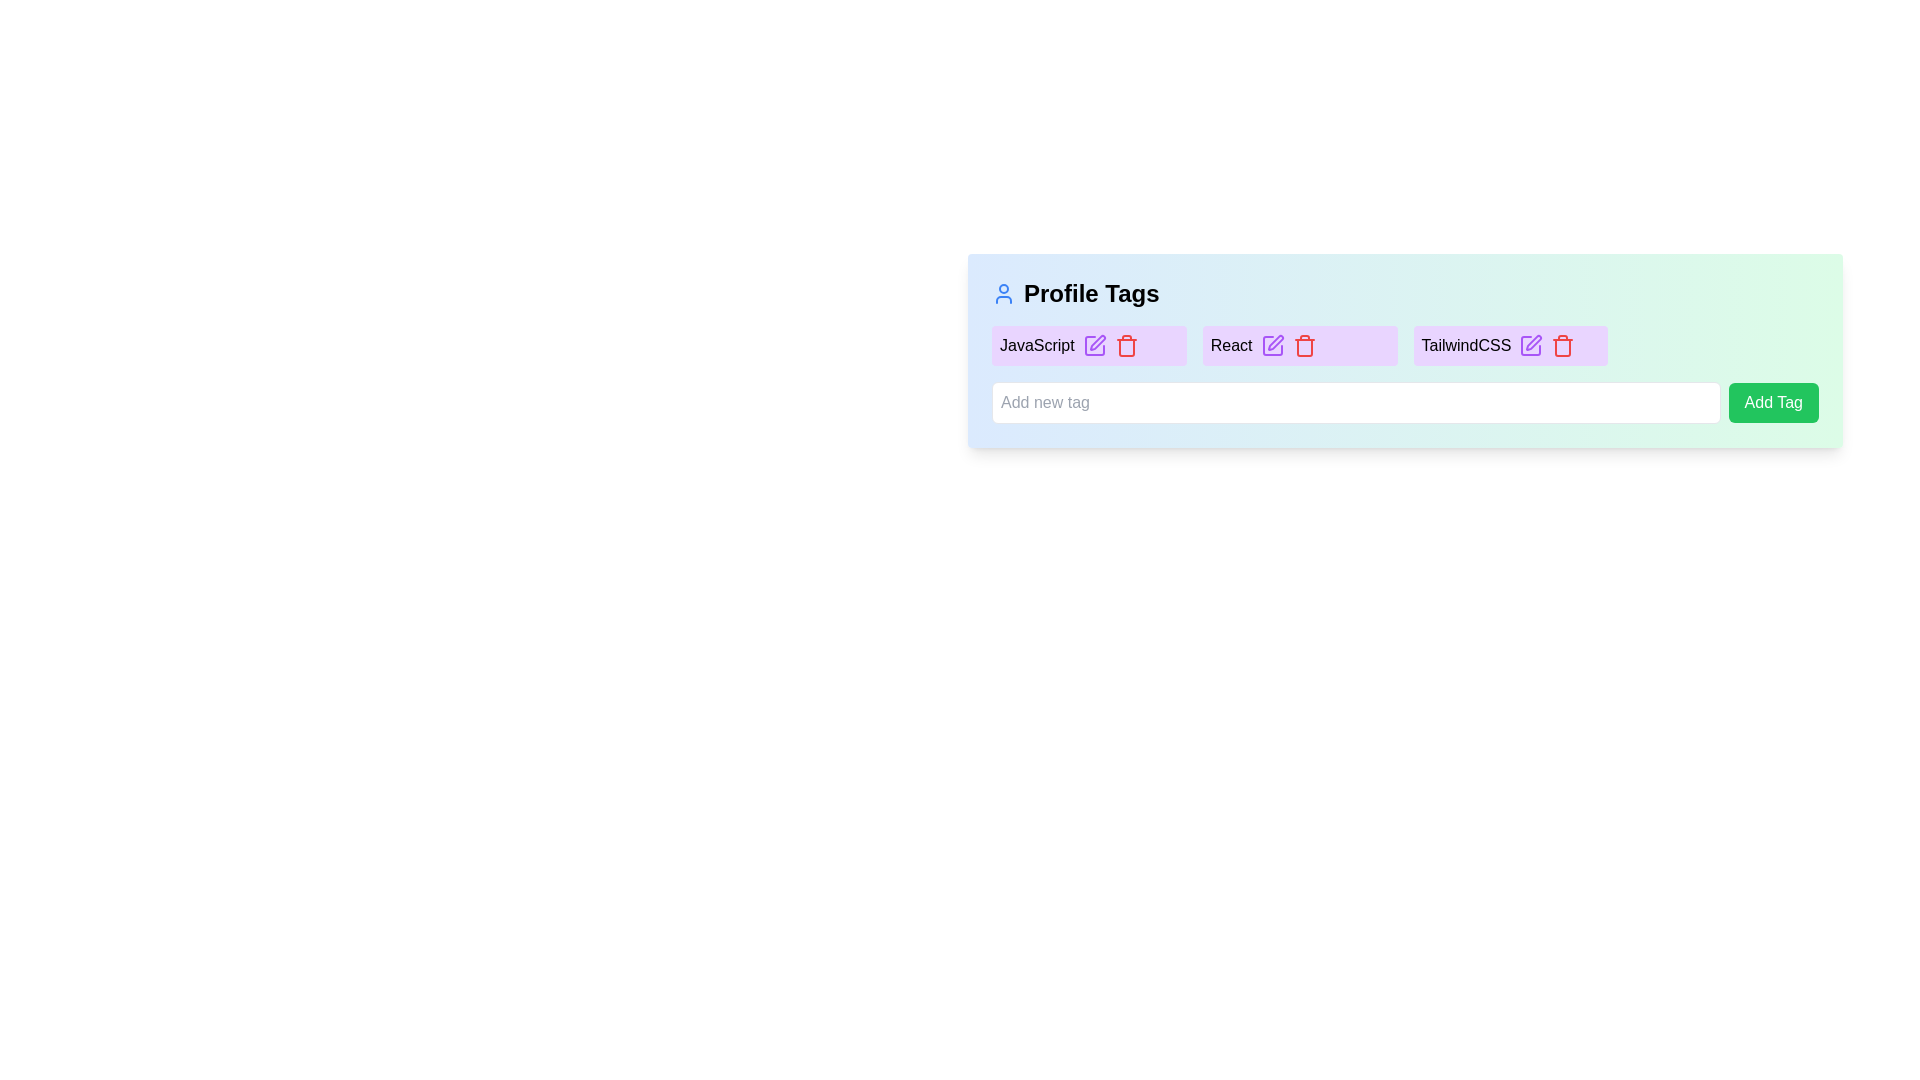 This screenshot has height=1080, width=1920. What do you see at coordinates (1404, 350) in the screenshot?
I see `the user profile tags card component` at bounding box center [1404, 350].